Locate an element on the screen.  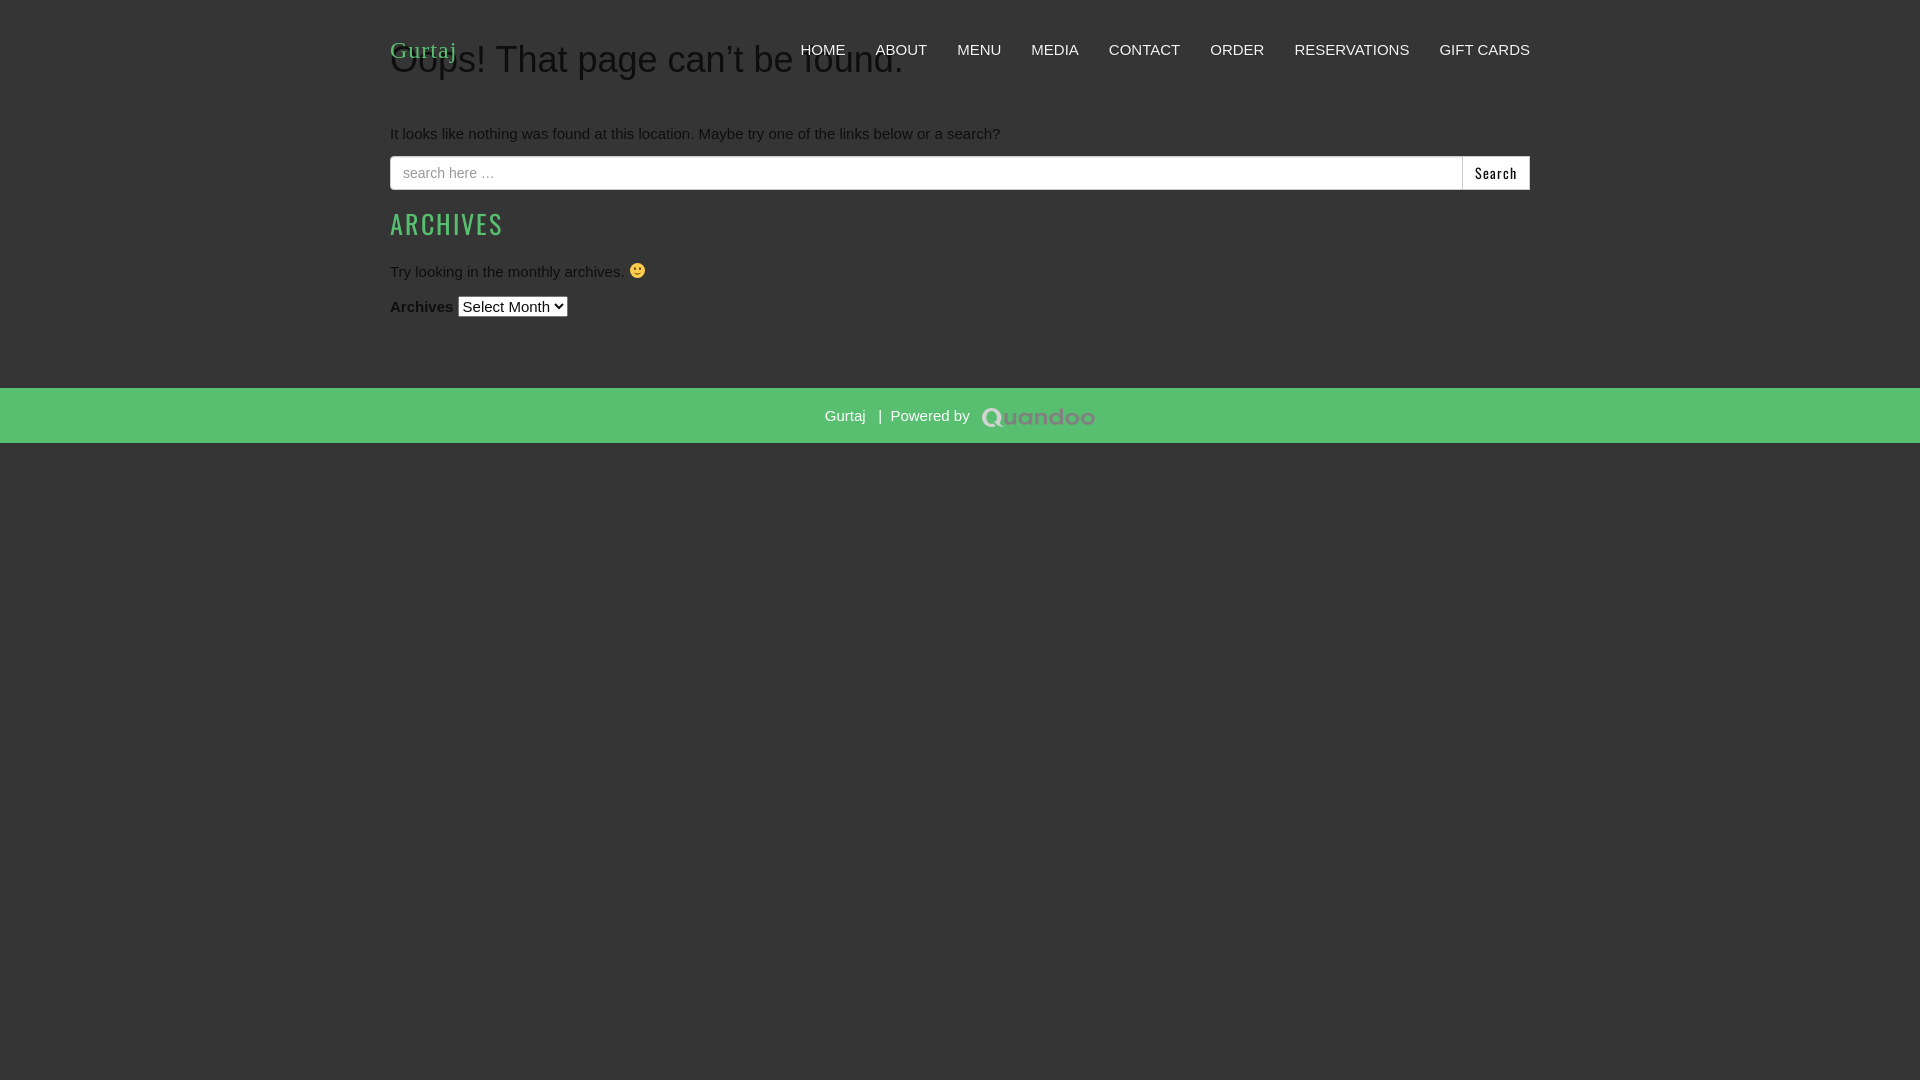
'HOME' is located at coordinates (822, 49).